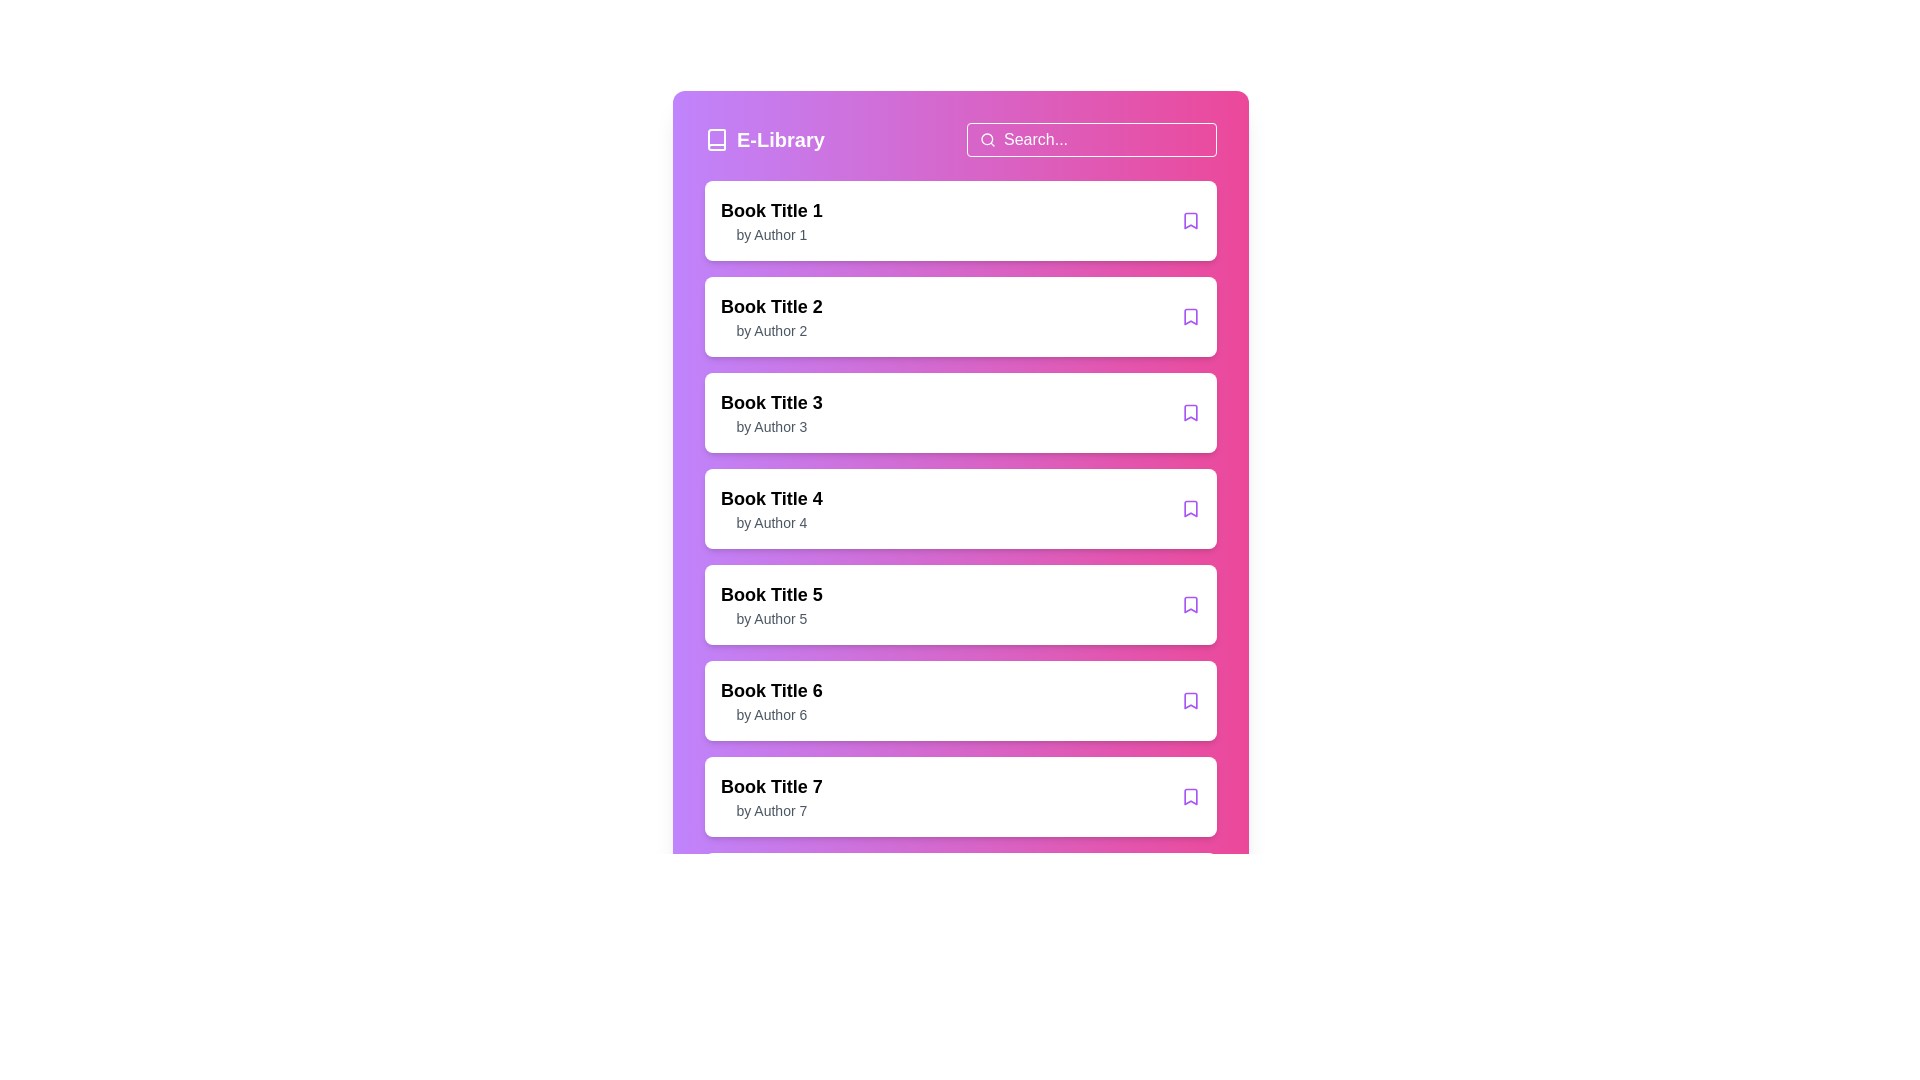 Image resolution: width=1920 pixels, height=1080 pixels. I want to click on the text label displaying 'by Author 3', so click(770, 426).